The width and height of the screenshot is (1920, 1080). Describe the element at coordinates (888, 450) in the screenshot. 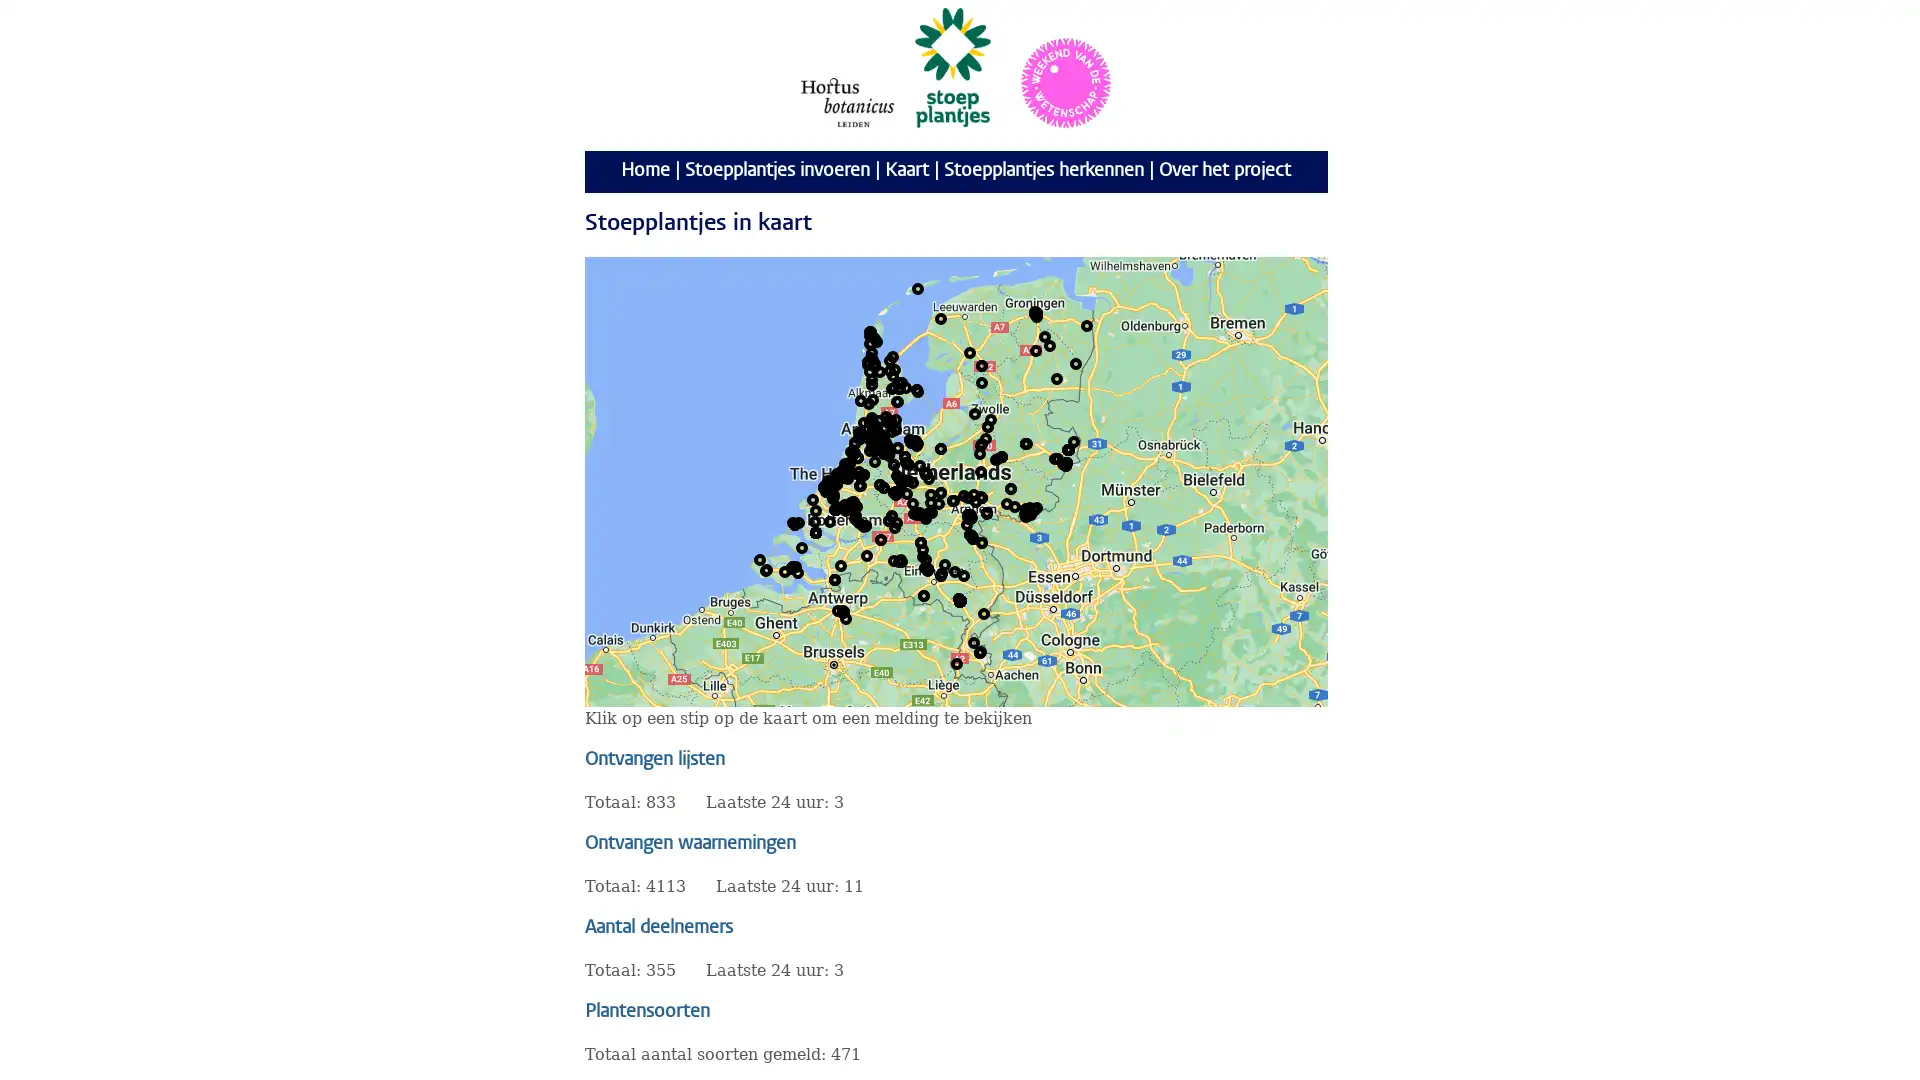

I see `Telling van op 04 juni 2022` at that location.